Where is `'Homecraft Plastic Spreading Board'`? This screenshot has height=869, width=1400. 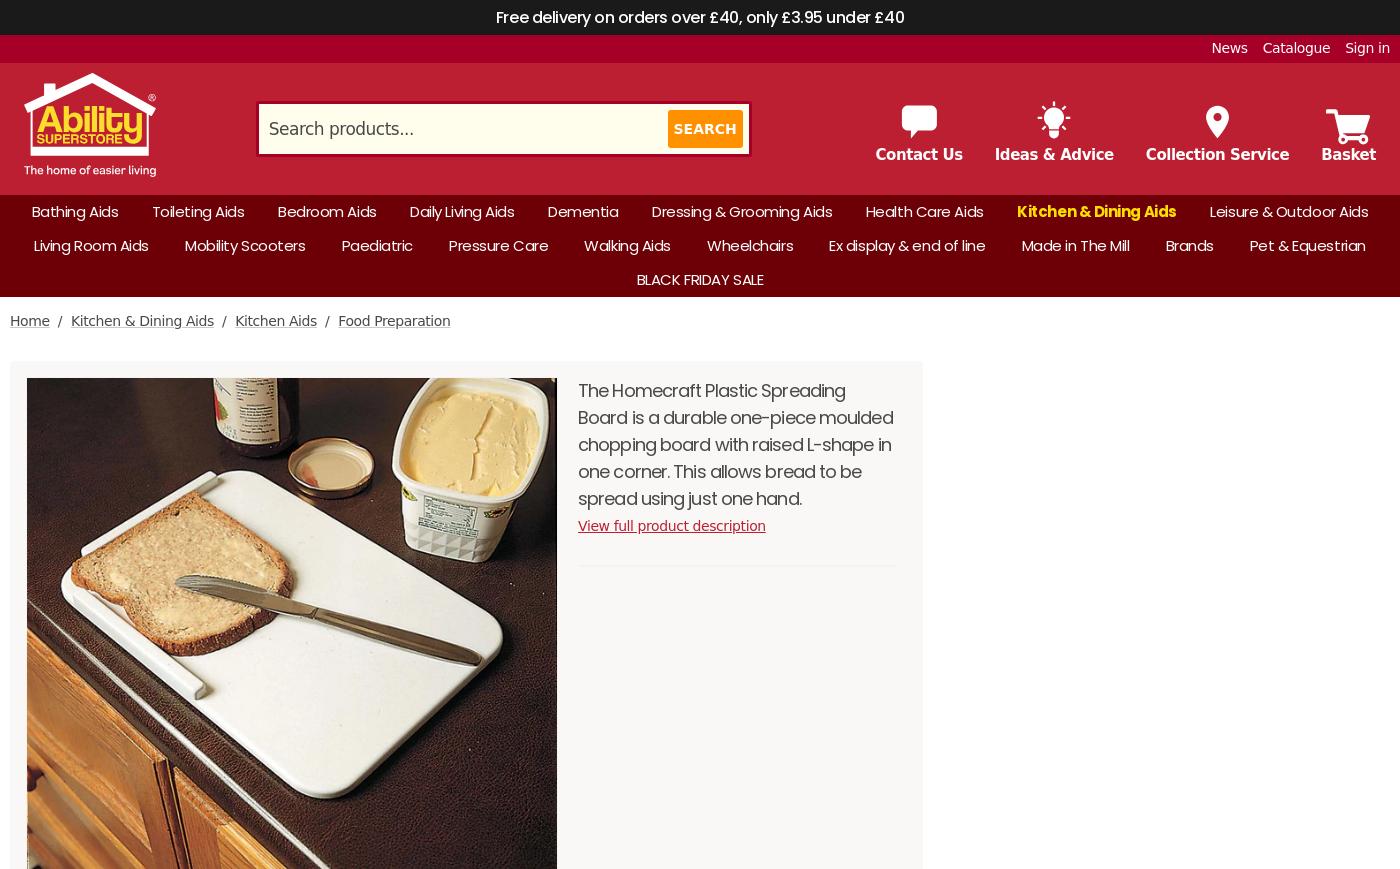
'Homecraft Plastic Spreading Board' is located at coordinates (1097, 78).